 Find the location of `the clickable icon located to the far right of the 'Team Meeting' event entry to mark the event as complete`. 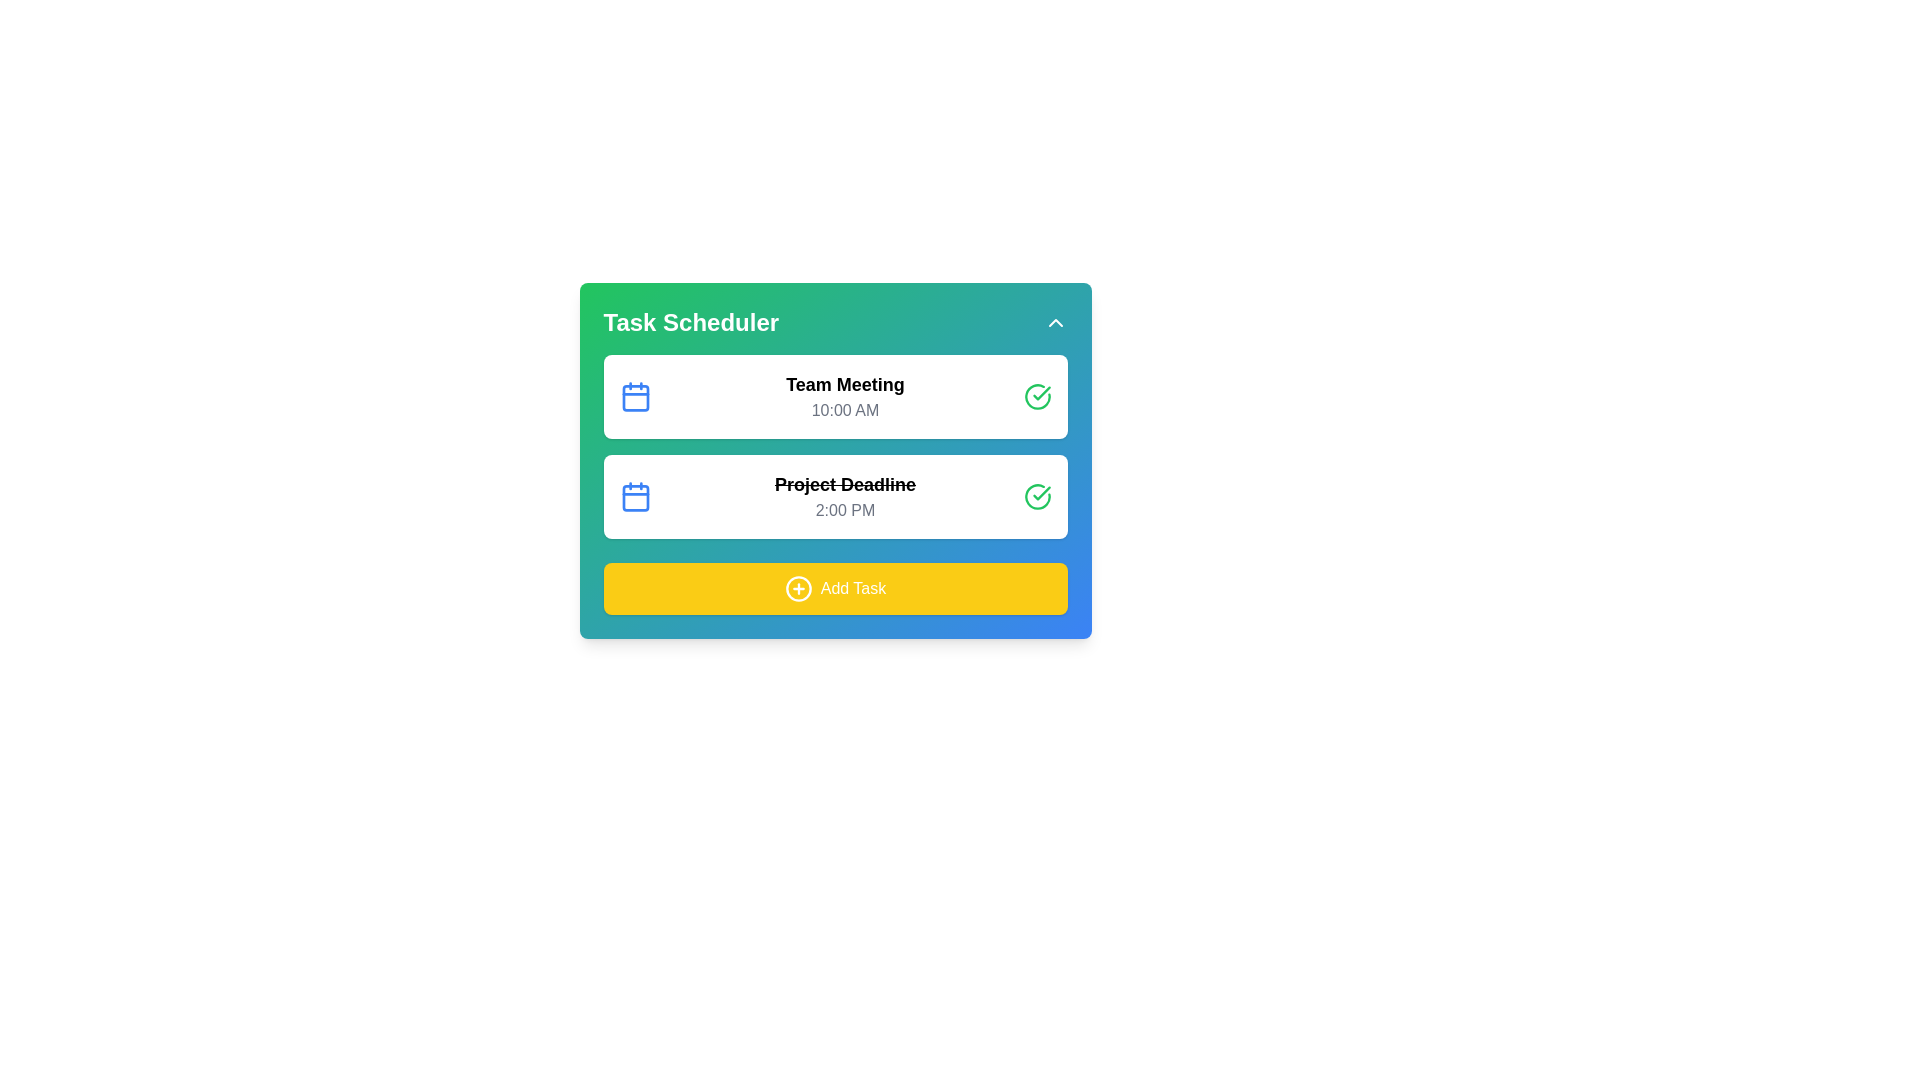

the clickable icon located to the far right of the 'Team Meeting' event entry to mark the event as complete is located at coordinates (1037, 397).